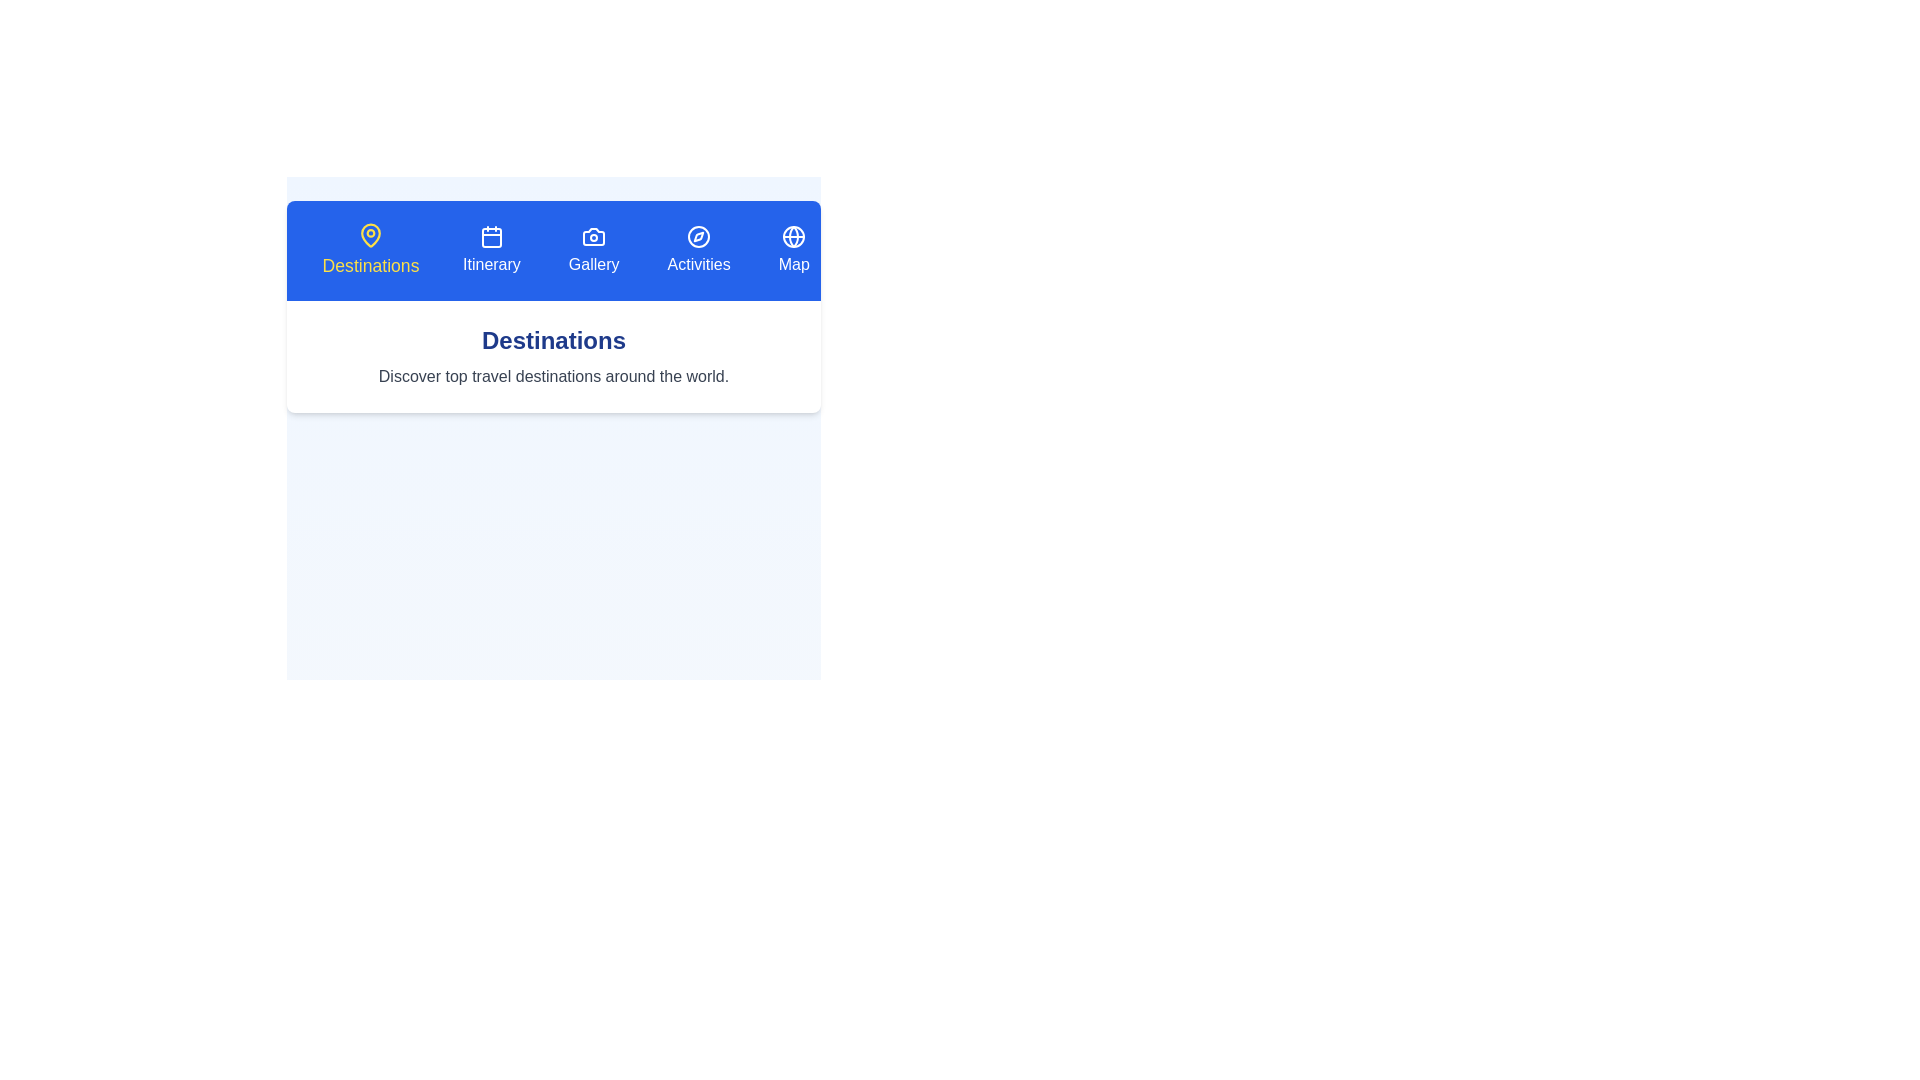 The height and width of the screenshot is (1080, 1920). I want to click on the 'Destinations' button, which features a yellow pin icon and text label, located in the top navigation bar with a blue background, so click(370, 249).